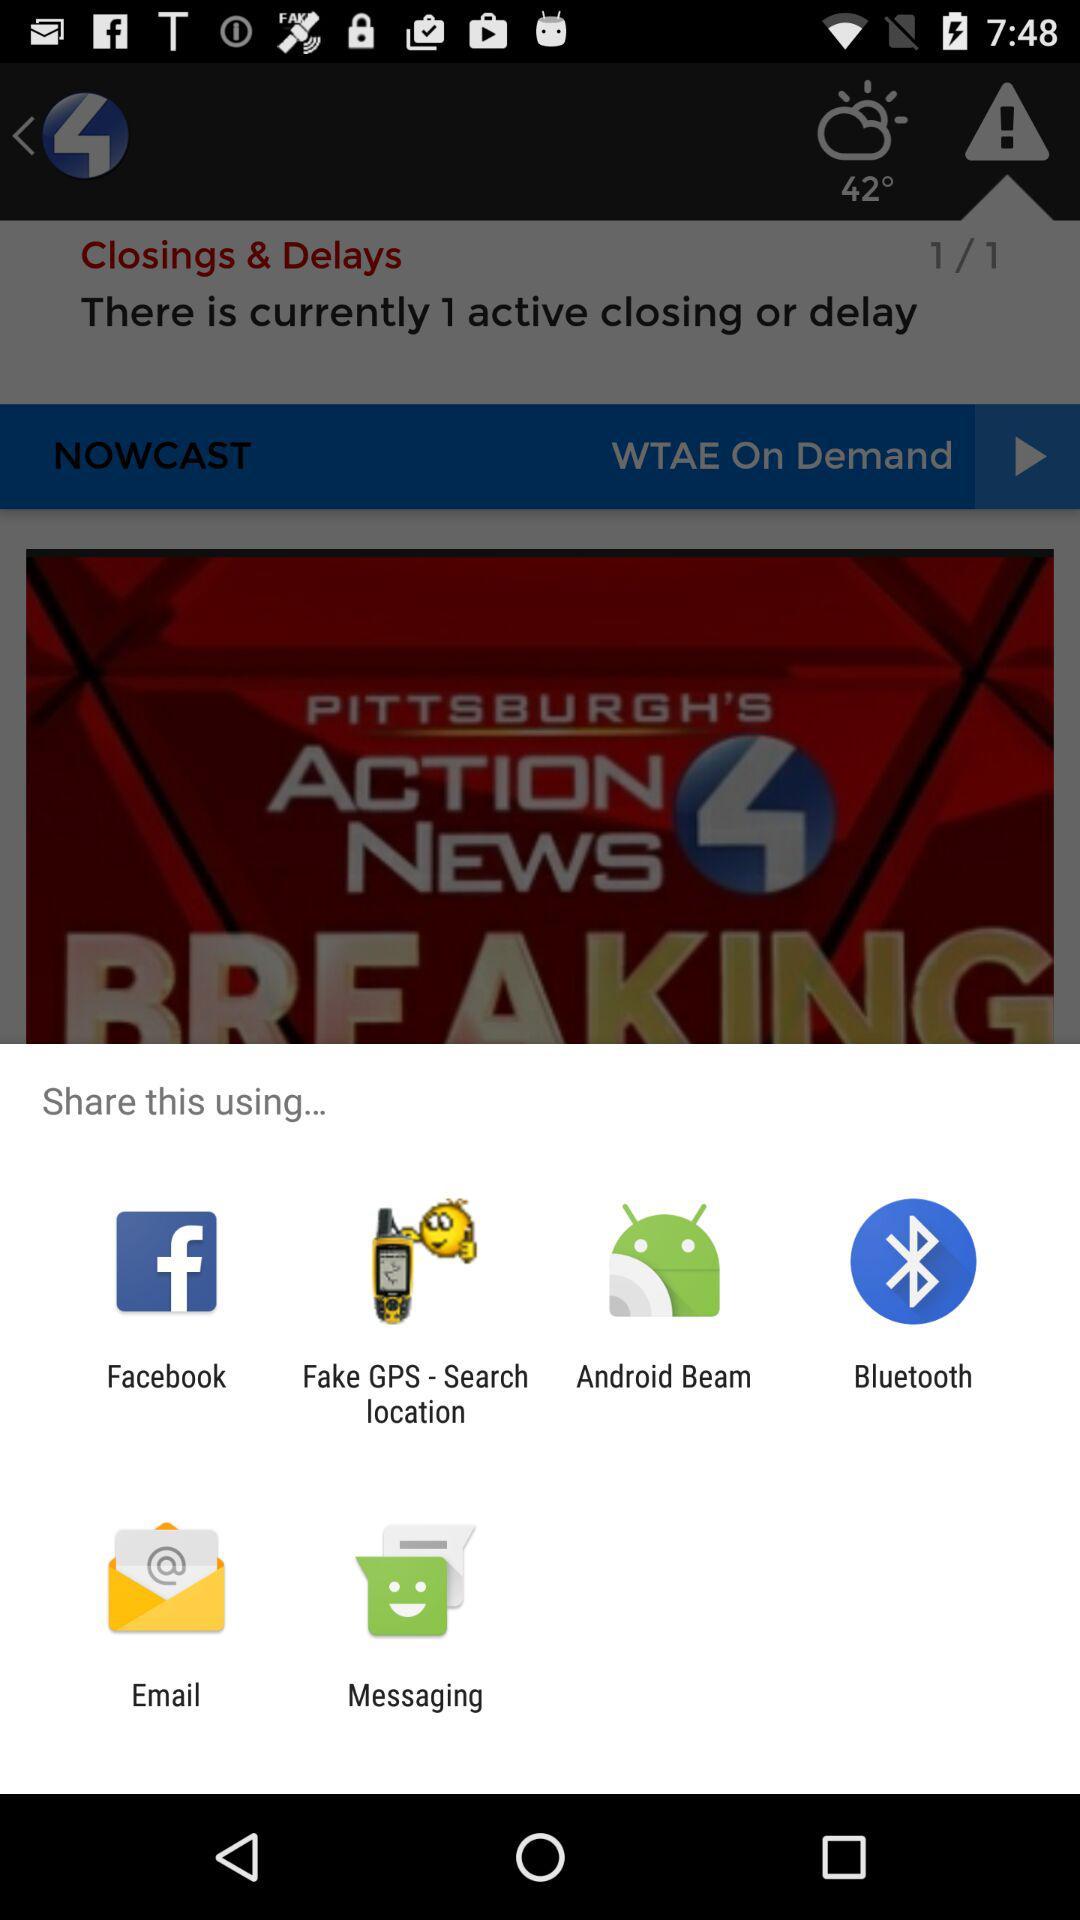  Describe the element at coordinates (664, 1392) in the screenshot. I see `item next to the fake gps search` at that location.